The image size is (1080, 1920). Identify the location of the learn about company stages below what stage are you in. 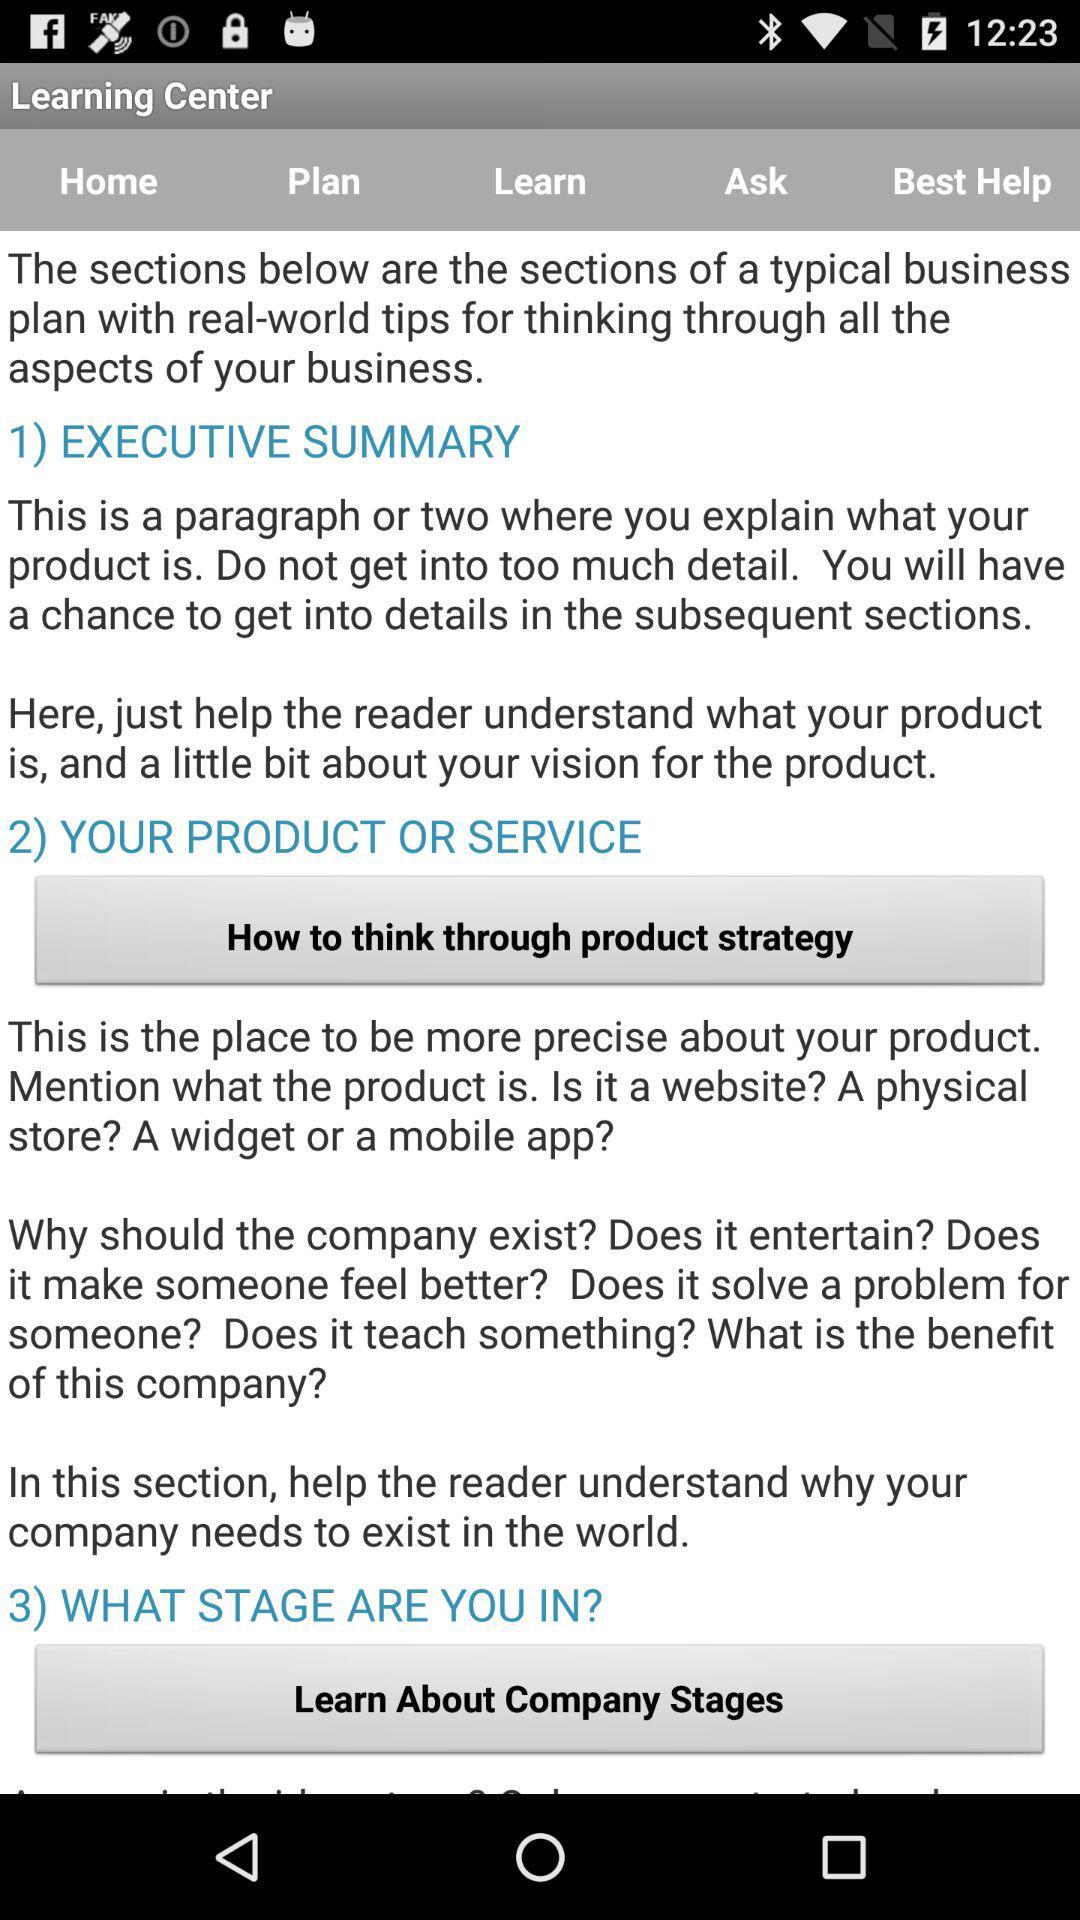
(540, 1703).